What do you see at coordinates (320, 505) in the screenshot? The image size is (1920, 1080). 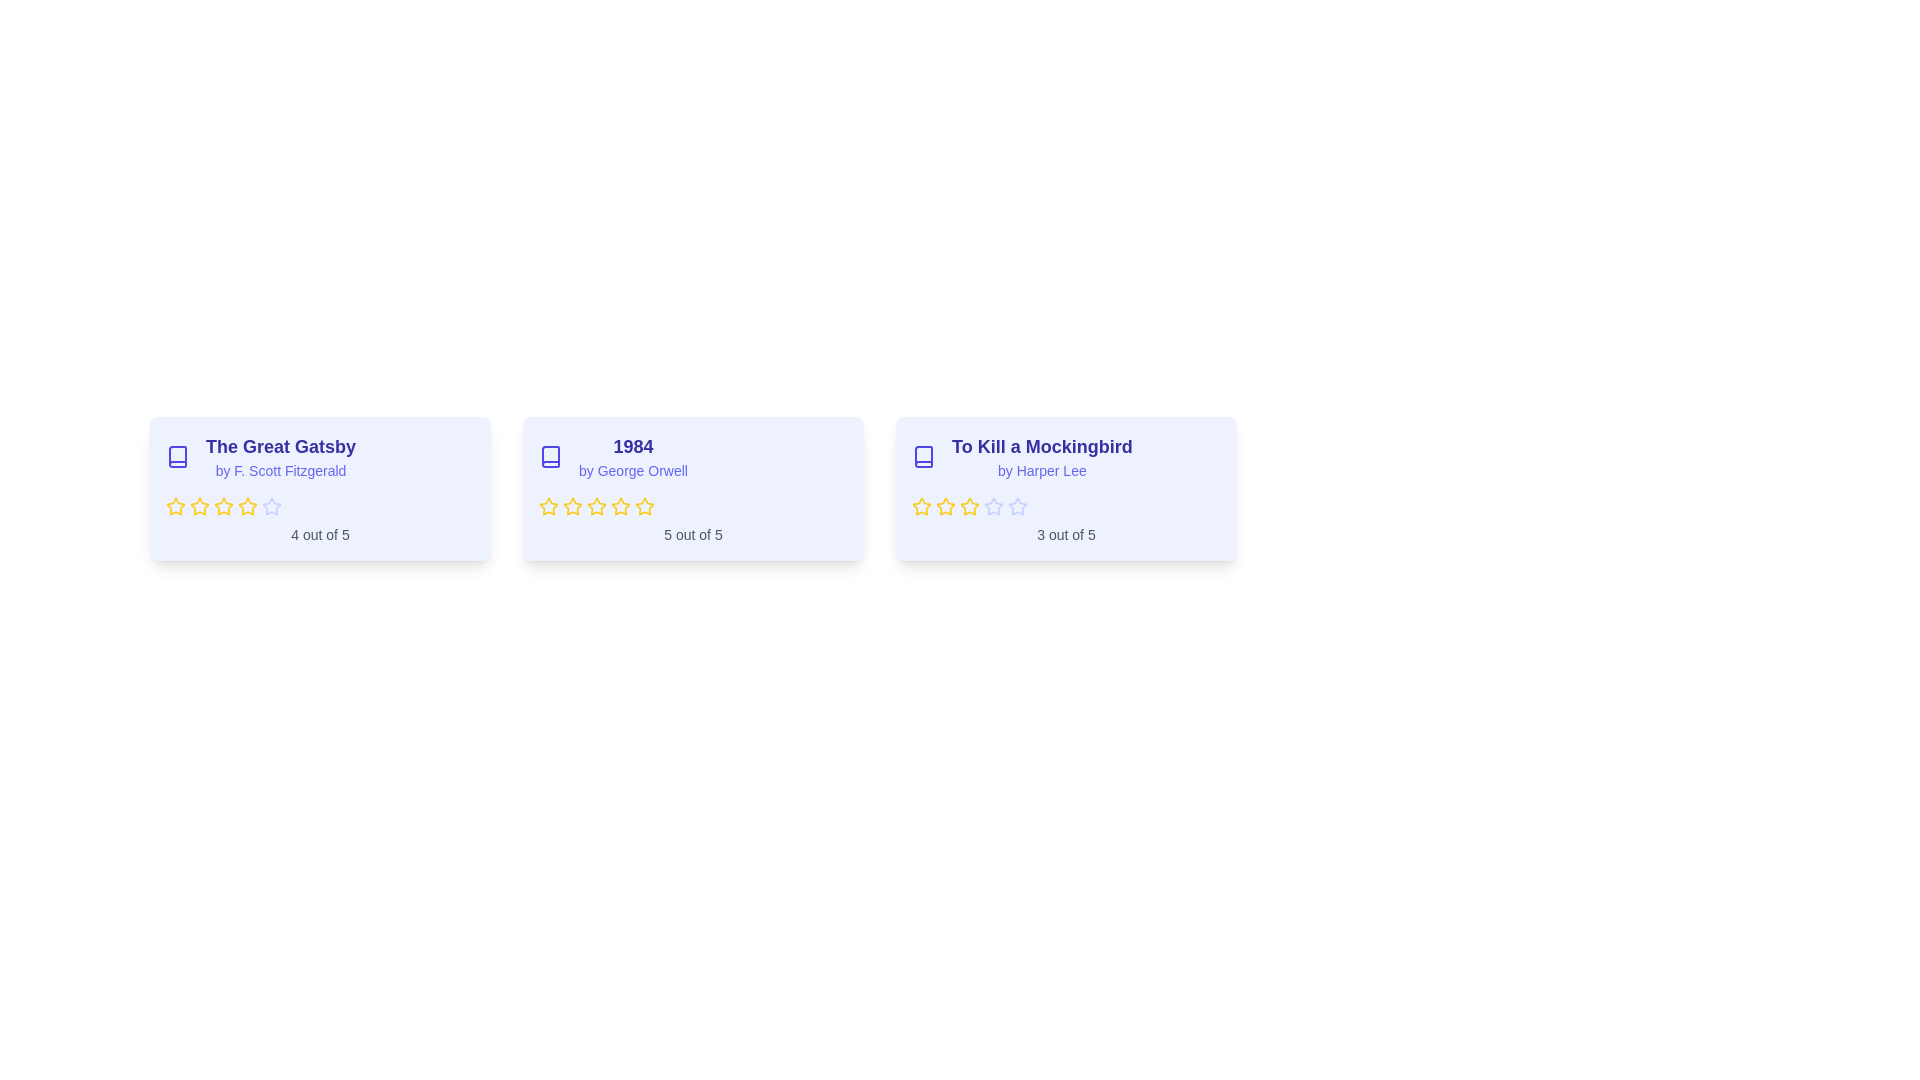 I see `the rating stars of the book to view its rating` at bounding box center [320, 505].